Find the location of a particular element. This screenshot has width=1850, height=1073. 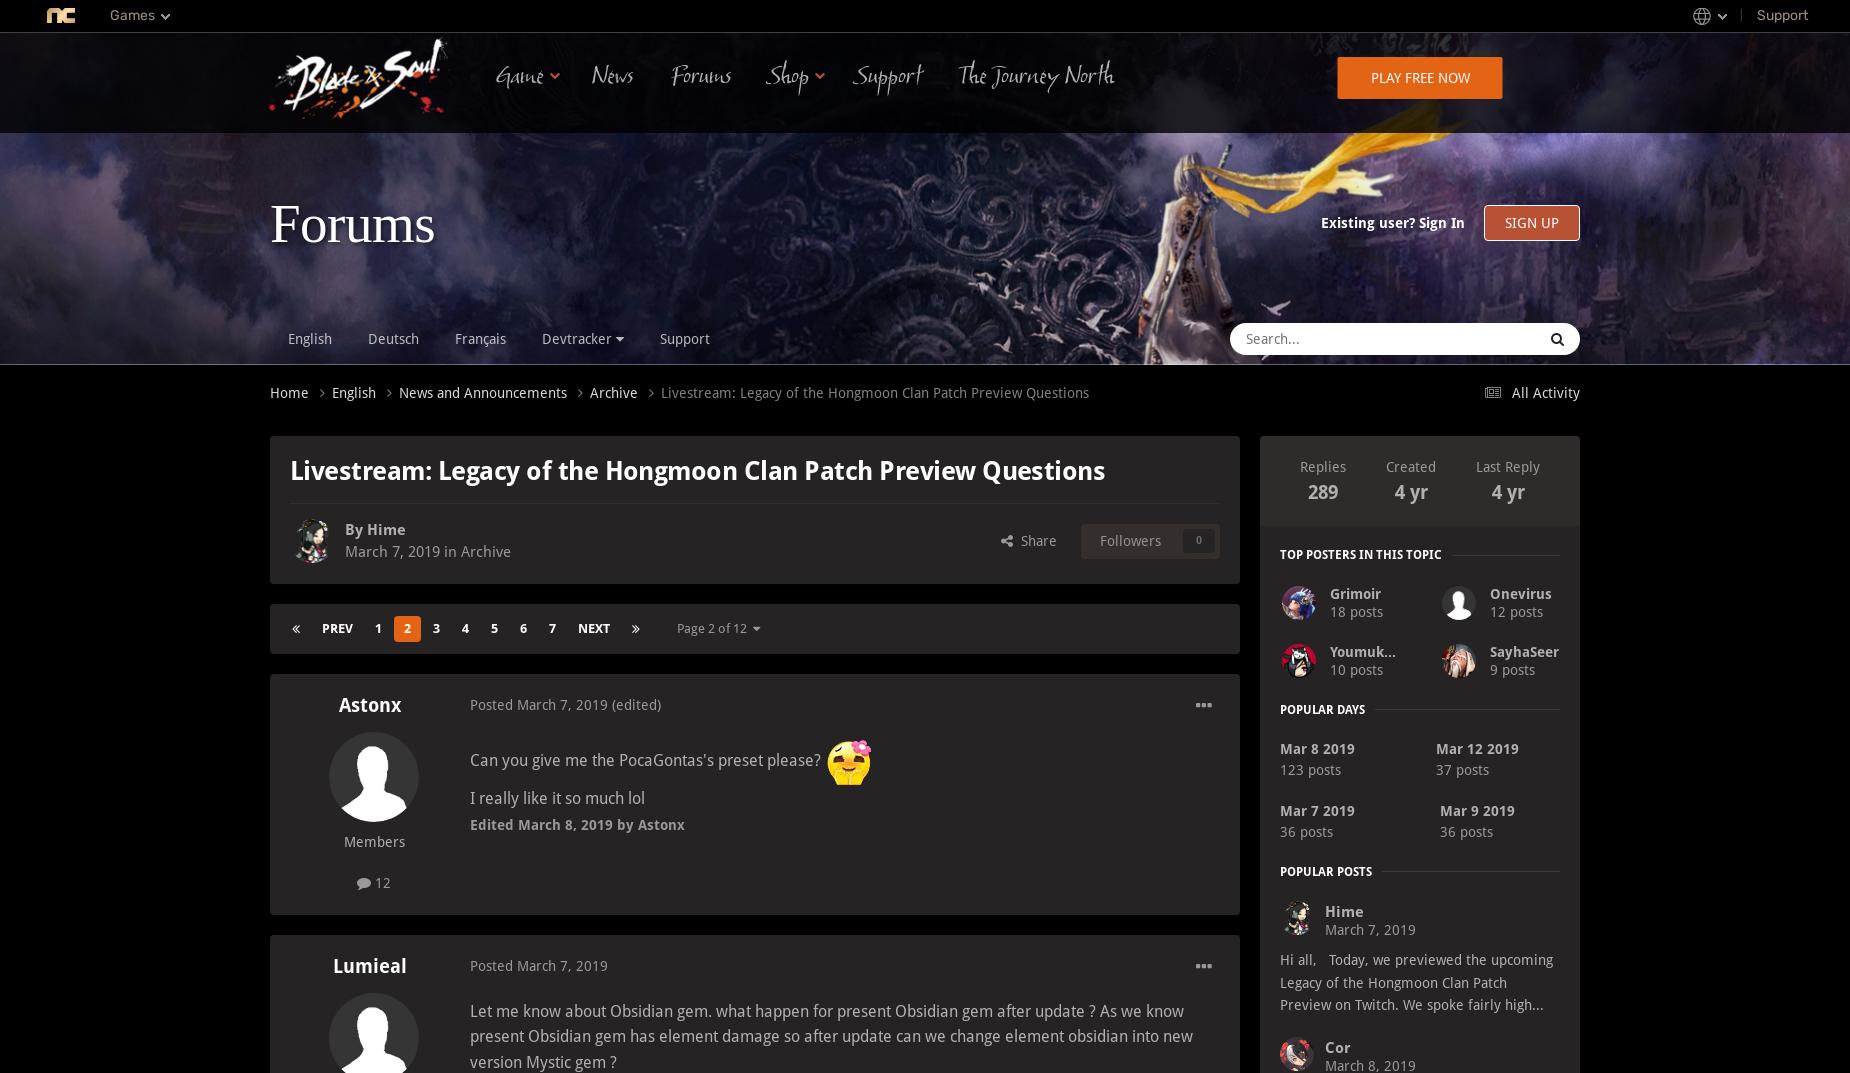

'0' is located at coordinates (1197, 540).